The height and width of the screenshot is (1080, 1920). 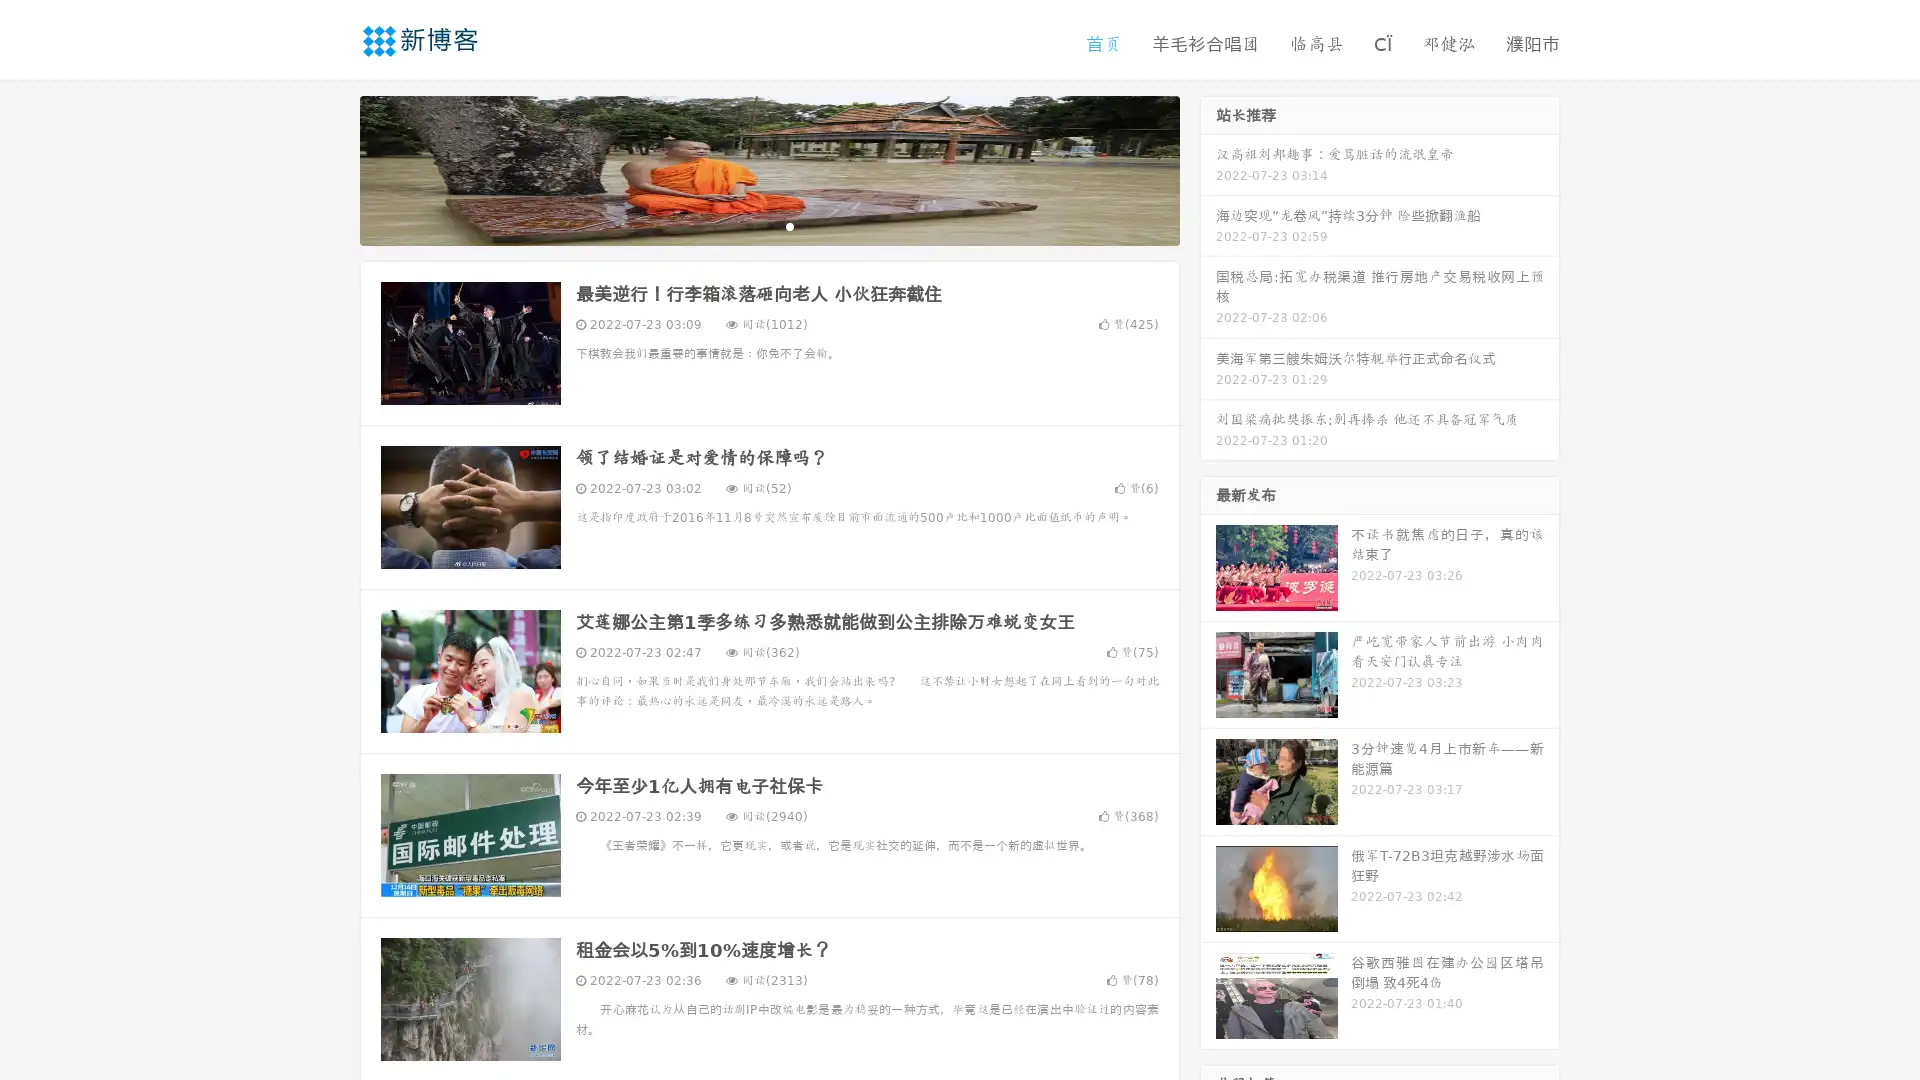 What do you see at coordinates (330, 168) in the screenshot?
I see `Previous slide` at bounding box center [330, 168].